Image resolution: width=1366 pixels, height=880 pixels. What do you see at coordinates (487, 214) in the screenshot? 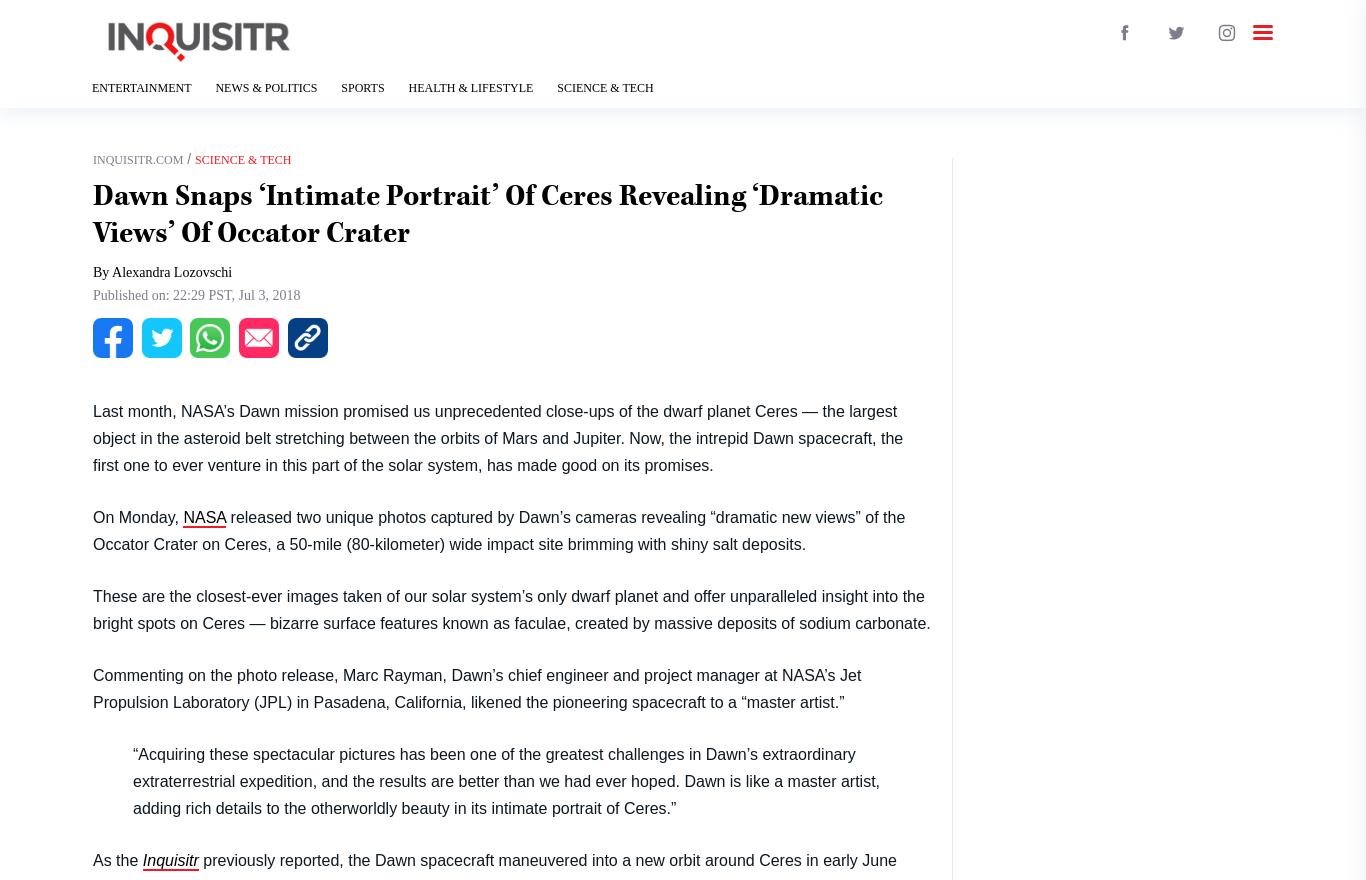
I see `'Dawn Snaps ‘Intimate Portrait’ Of Ceres Revealing ‘Dramatic Views’ Of Occator Crater'` at bounding box center [487, 214].